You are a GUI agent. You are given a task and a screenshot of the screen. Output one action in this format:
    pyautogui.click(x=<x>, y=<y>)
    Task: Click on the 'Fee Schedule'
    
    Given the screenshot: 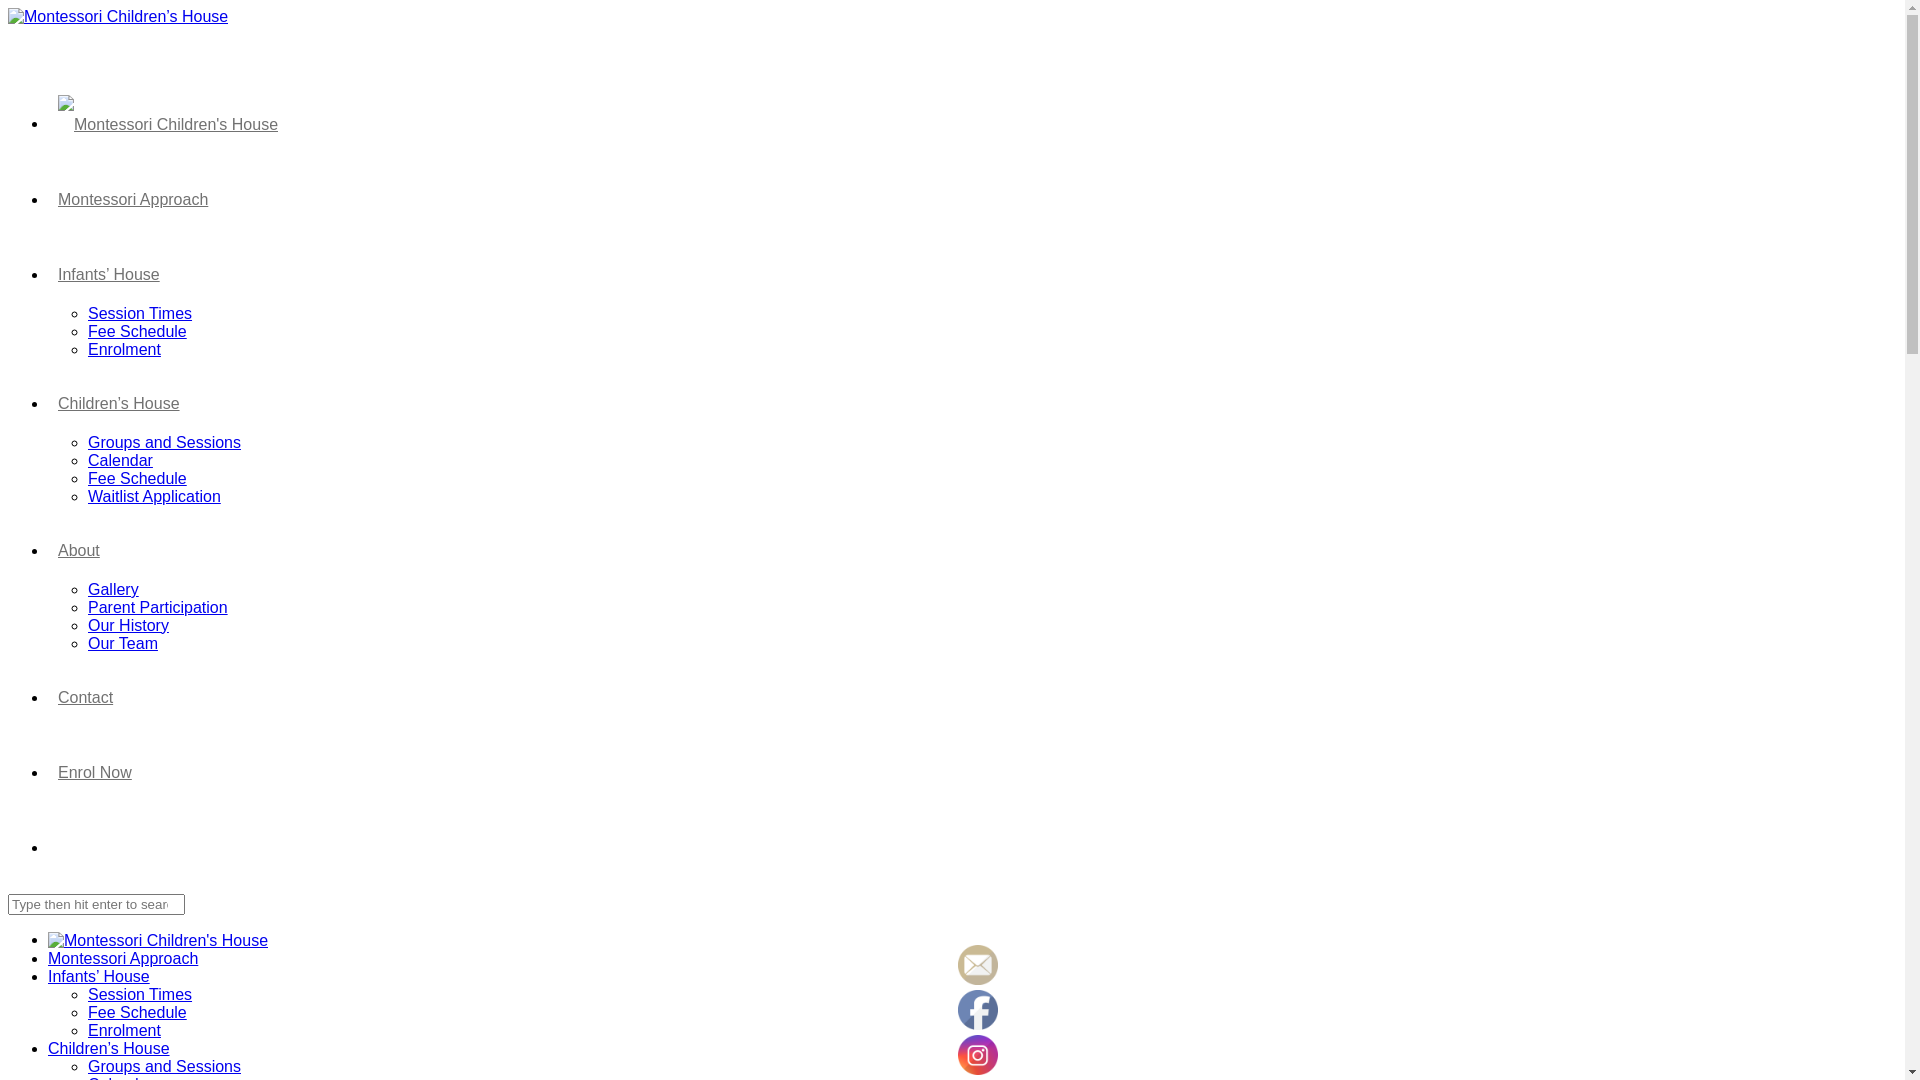 What is the action you would take?
    pyautogui.click(x=136, y=330)
    